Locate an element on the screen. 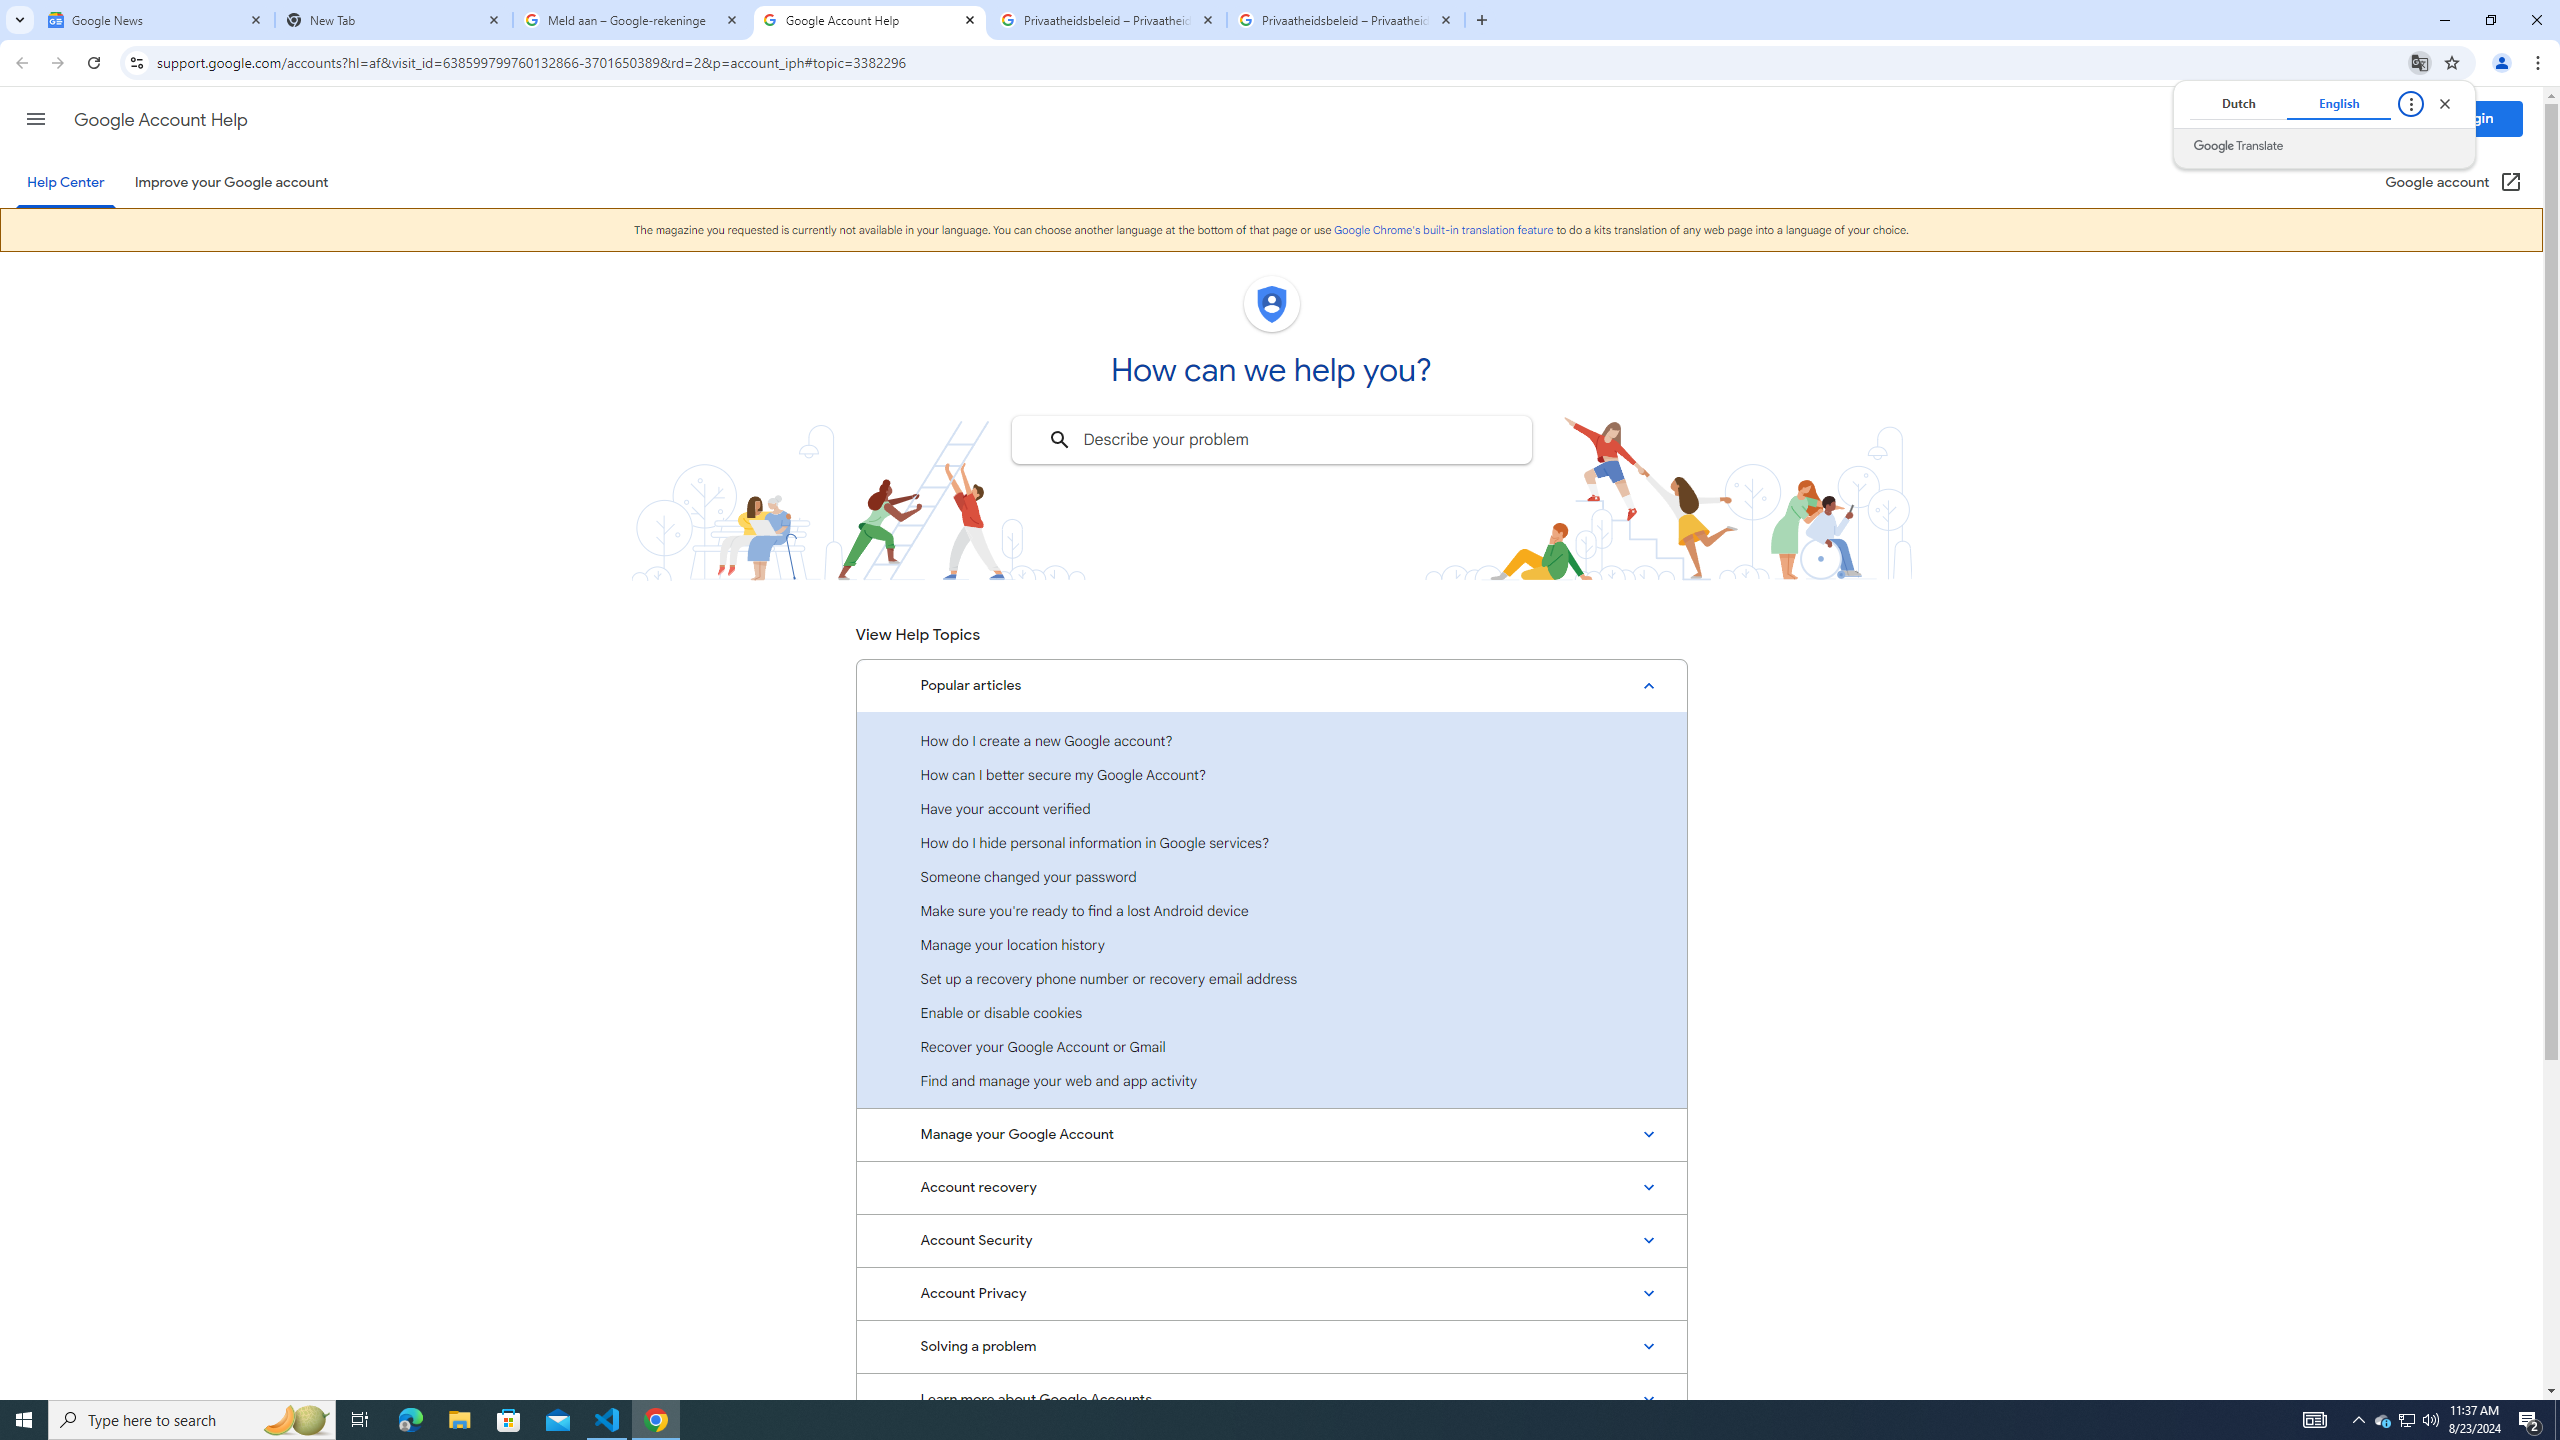  'Someone changed your password' is located at coordinates (1271, 876).